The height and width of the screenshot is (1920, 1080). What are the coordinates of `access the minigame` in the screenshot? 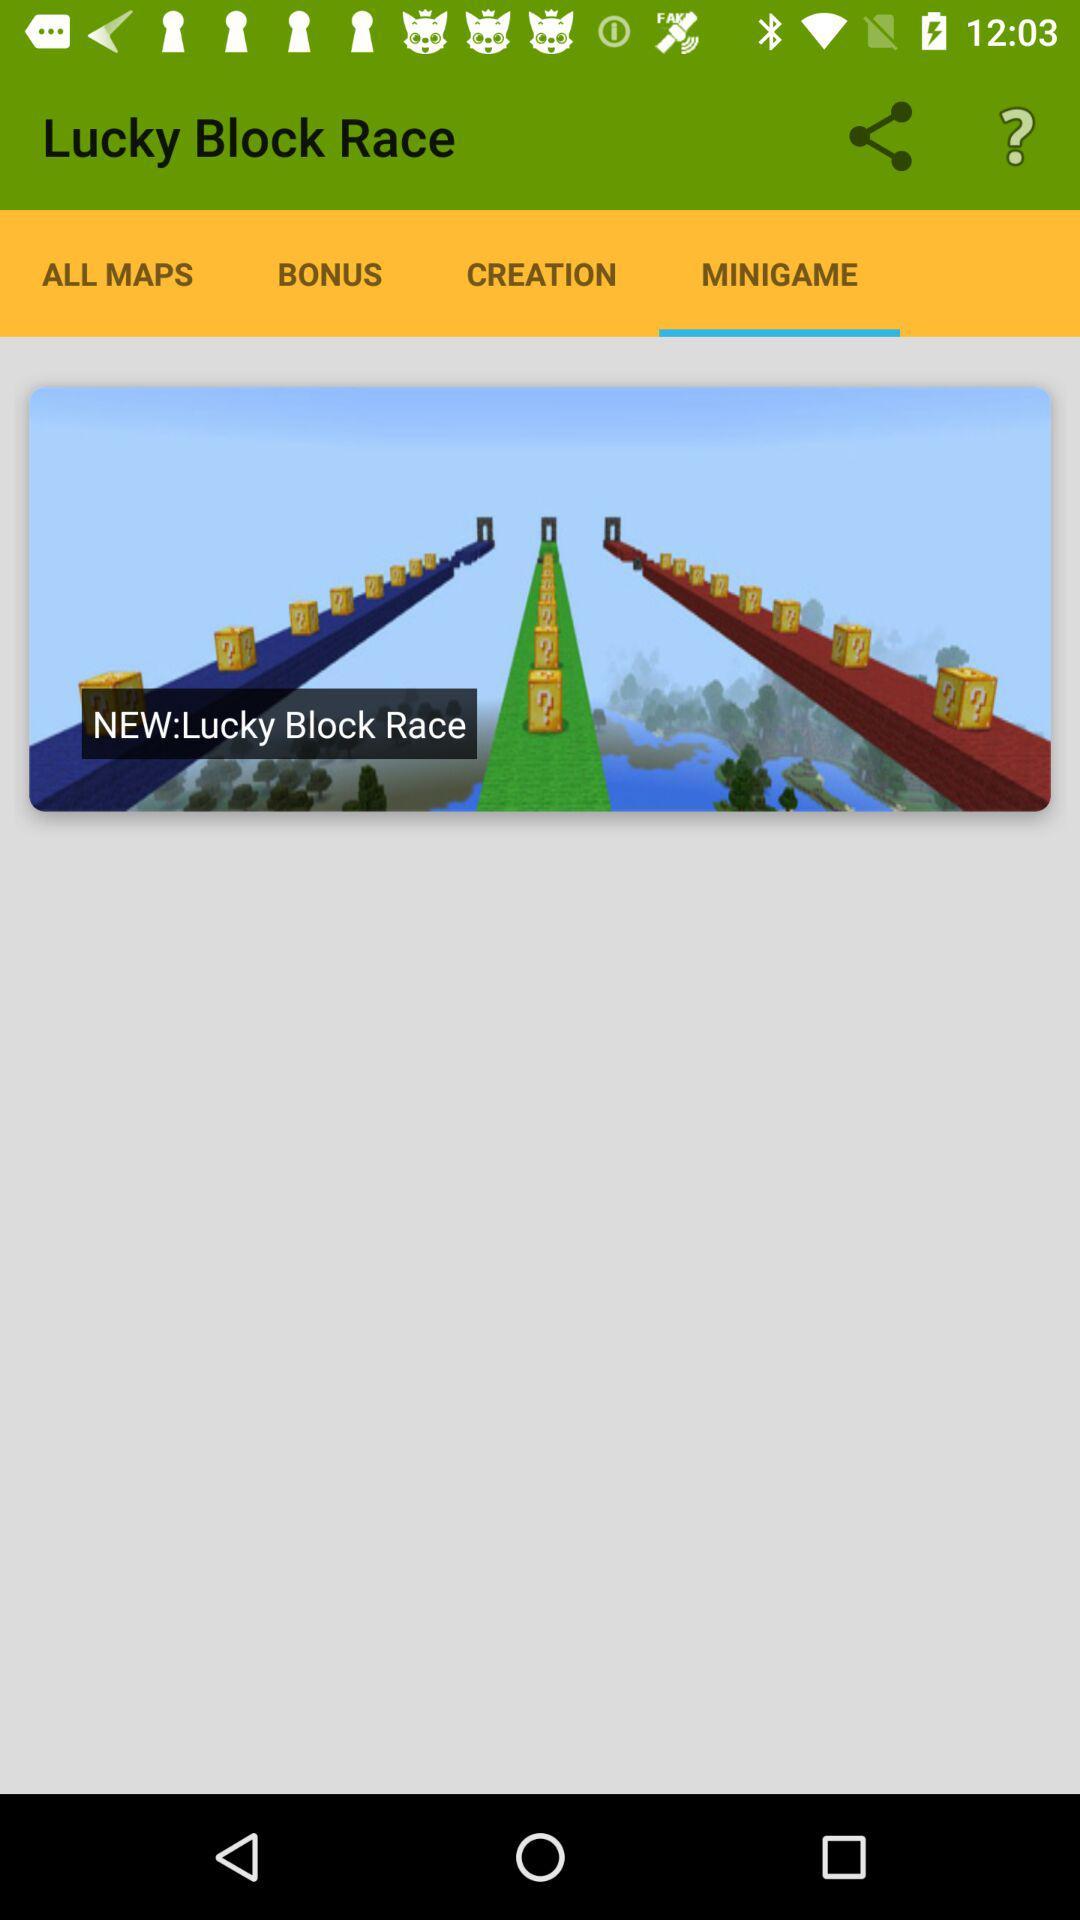 It's located at (540, 598).